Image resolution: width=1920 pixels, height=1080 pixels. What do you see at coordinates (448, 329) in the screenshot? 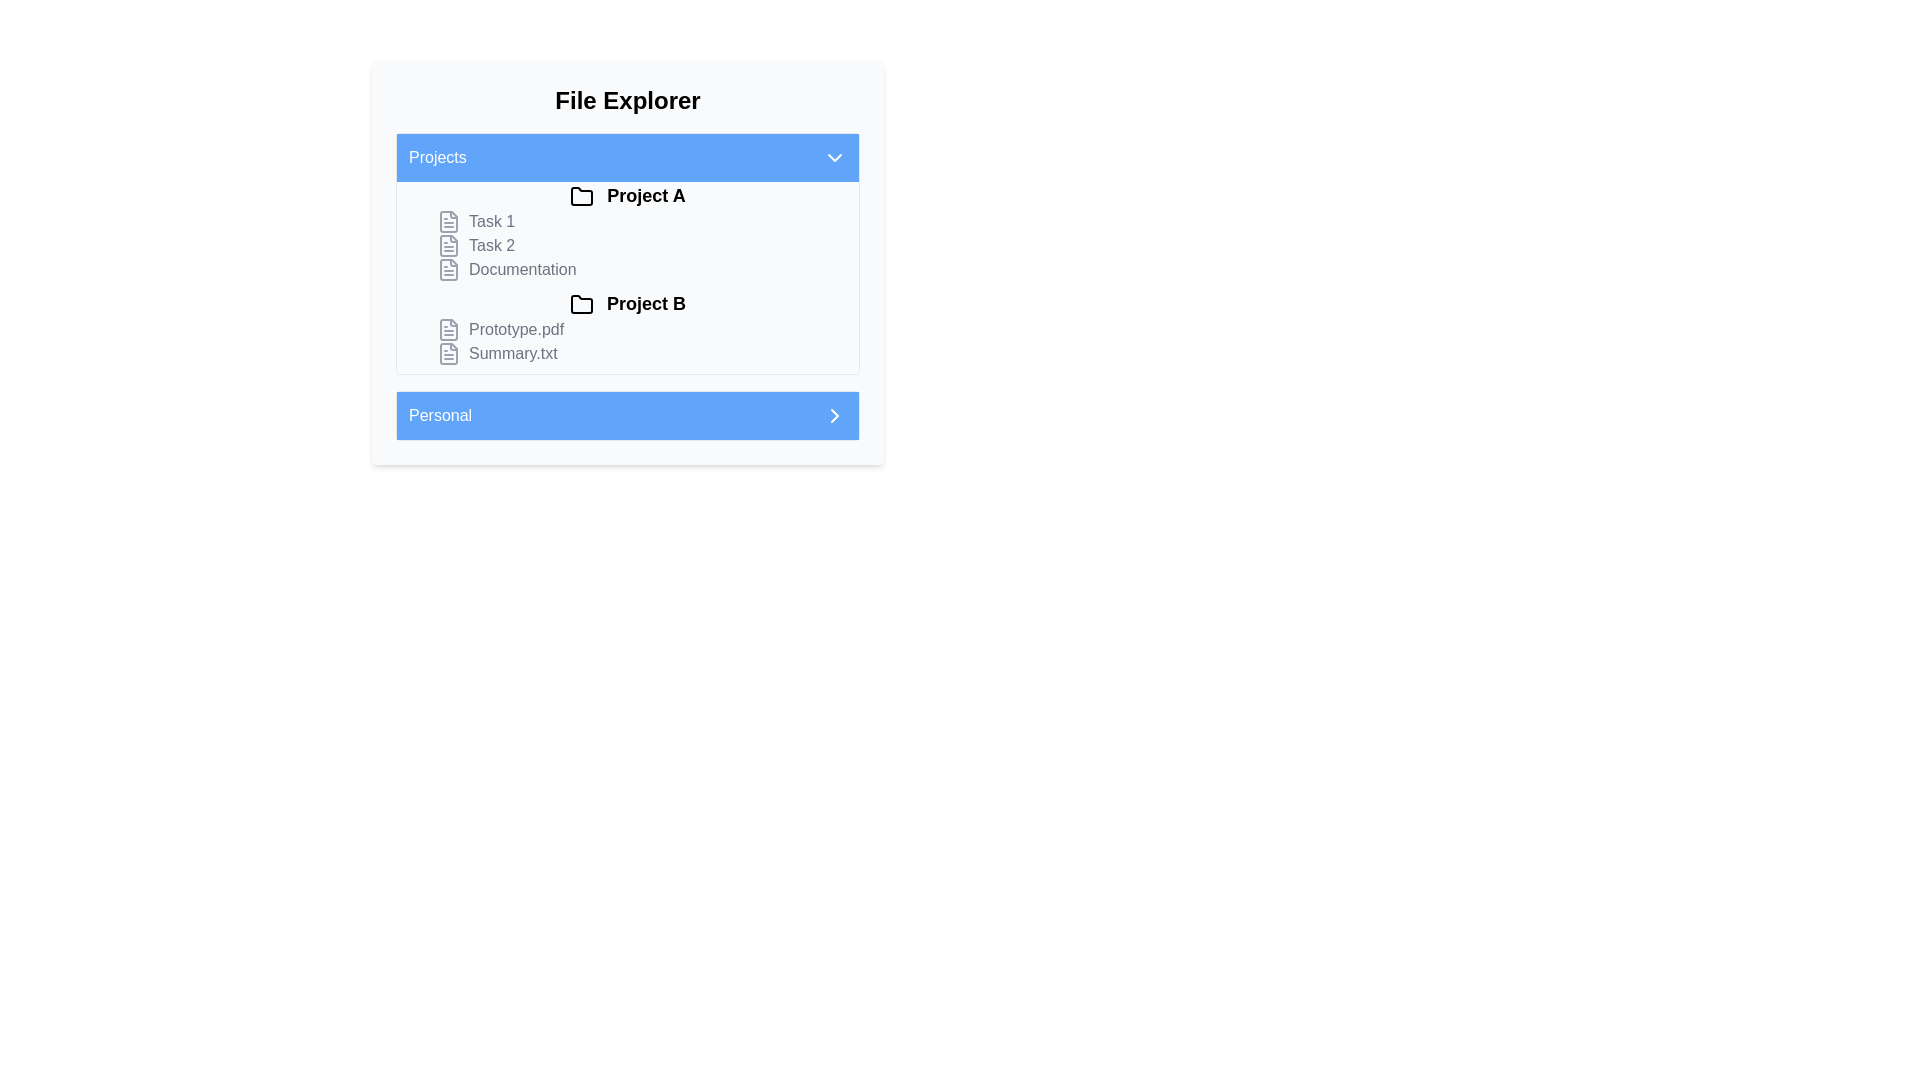
I see `the document icon representing a file, located in the 'Prototype.pdf' entry under the 'Project B' section of the file explorer interface` at bounding box center [448, 329].